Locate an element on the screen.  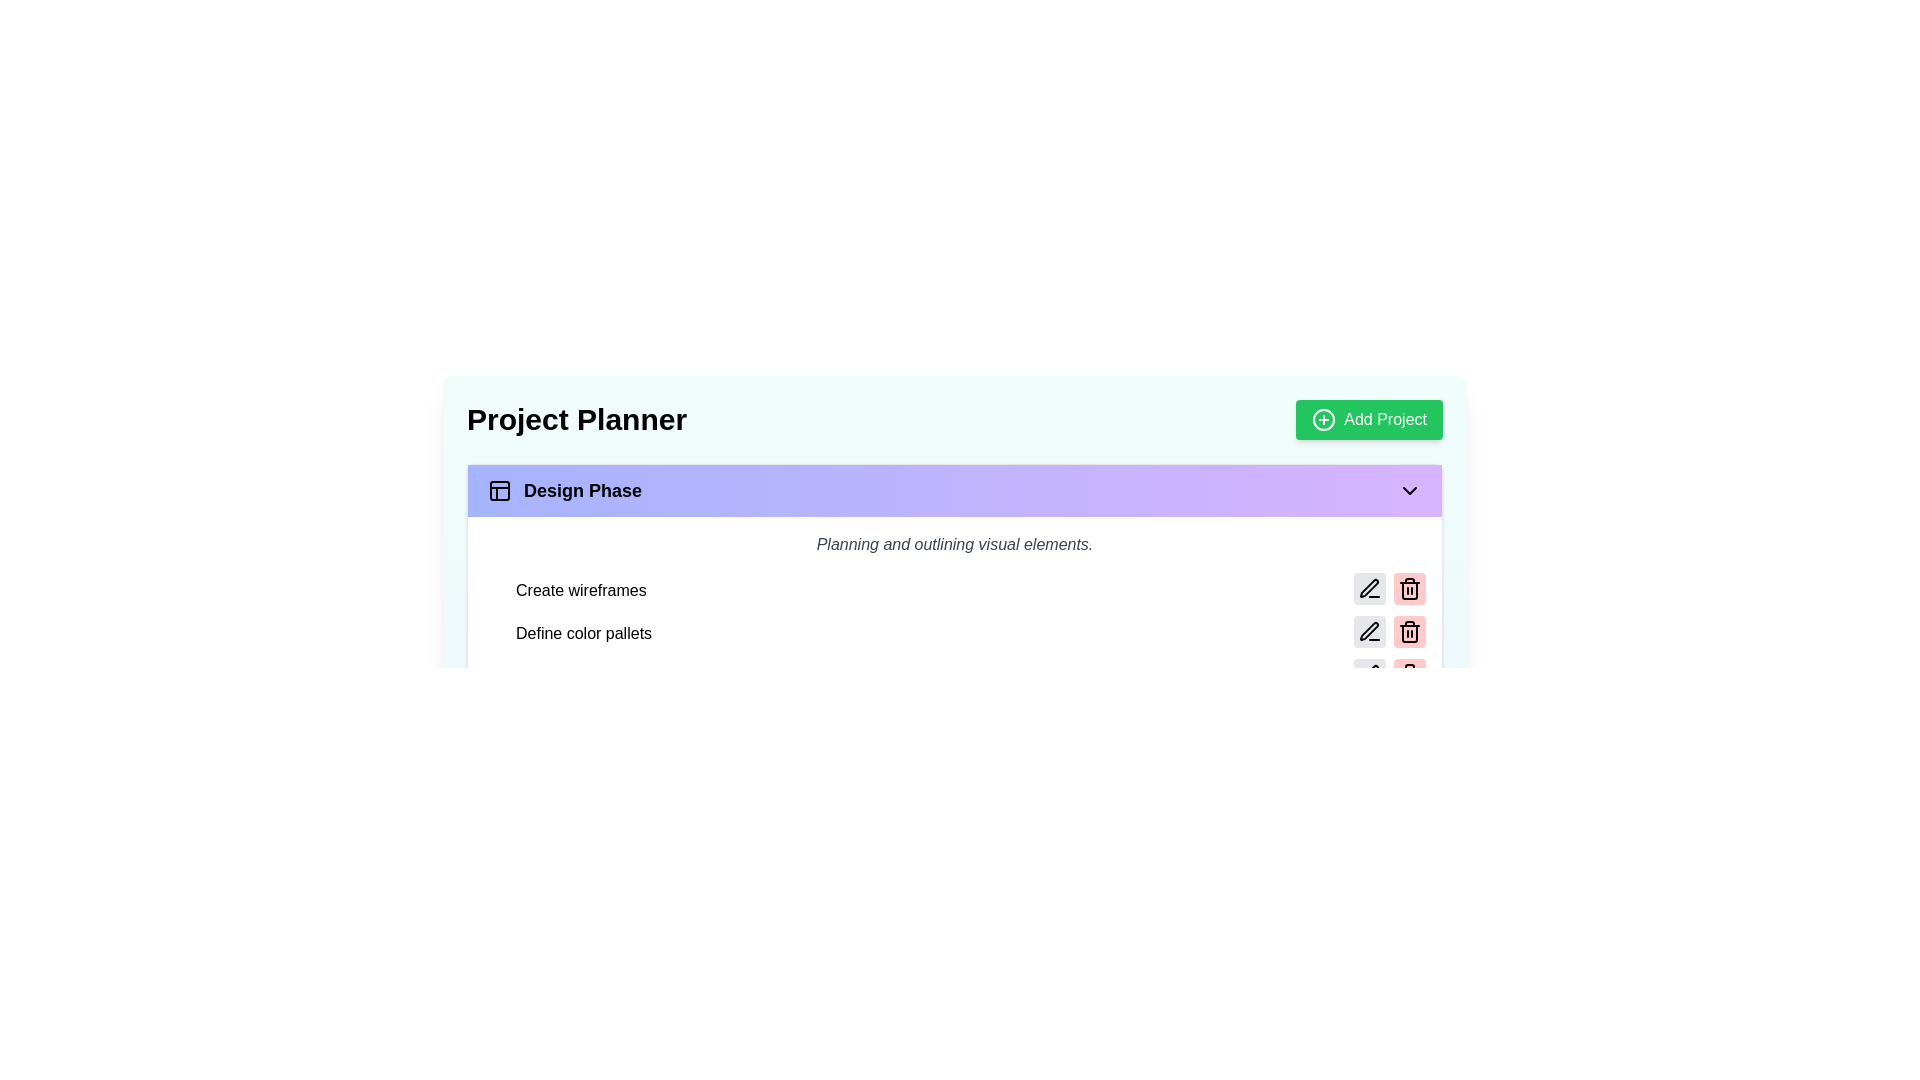
the downward-pointing chevron icon in the header bar is located at coordinates (1409, 490).